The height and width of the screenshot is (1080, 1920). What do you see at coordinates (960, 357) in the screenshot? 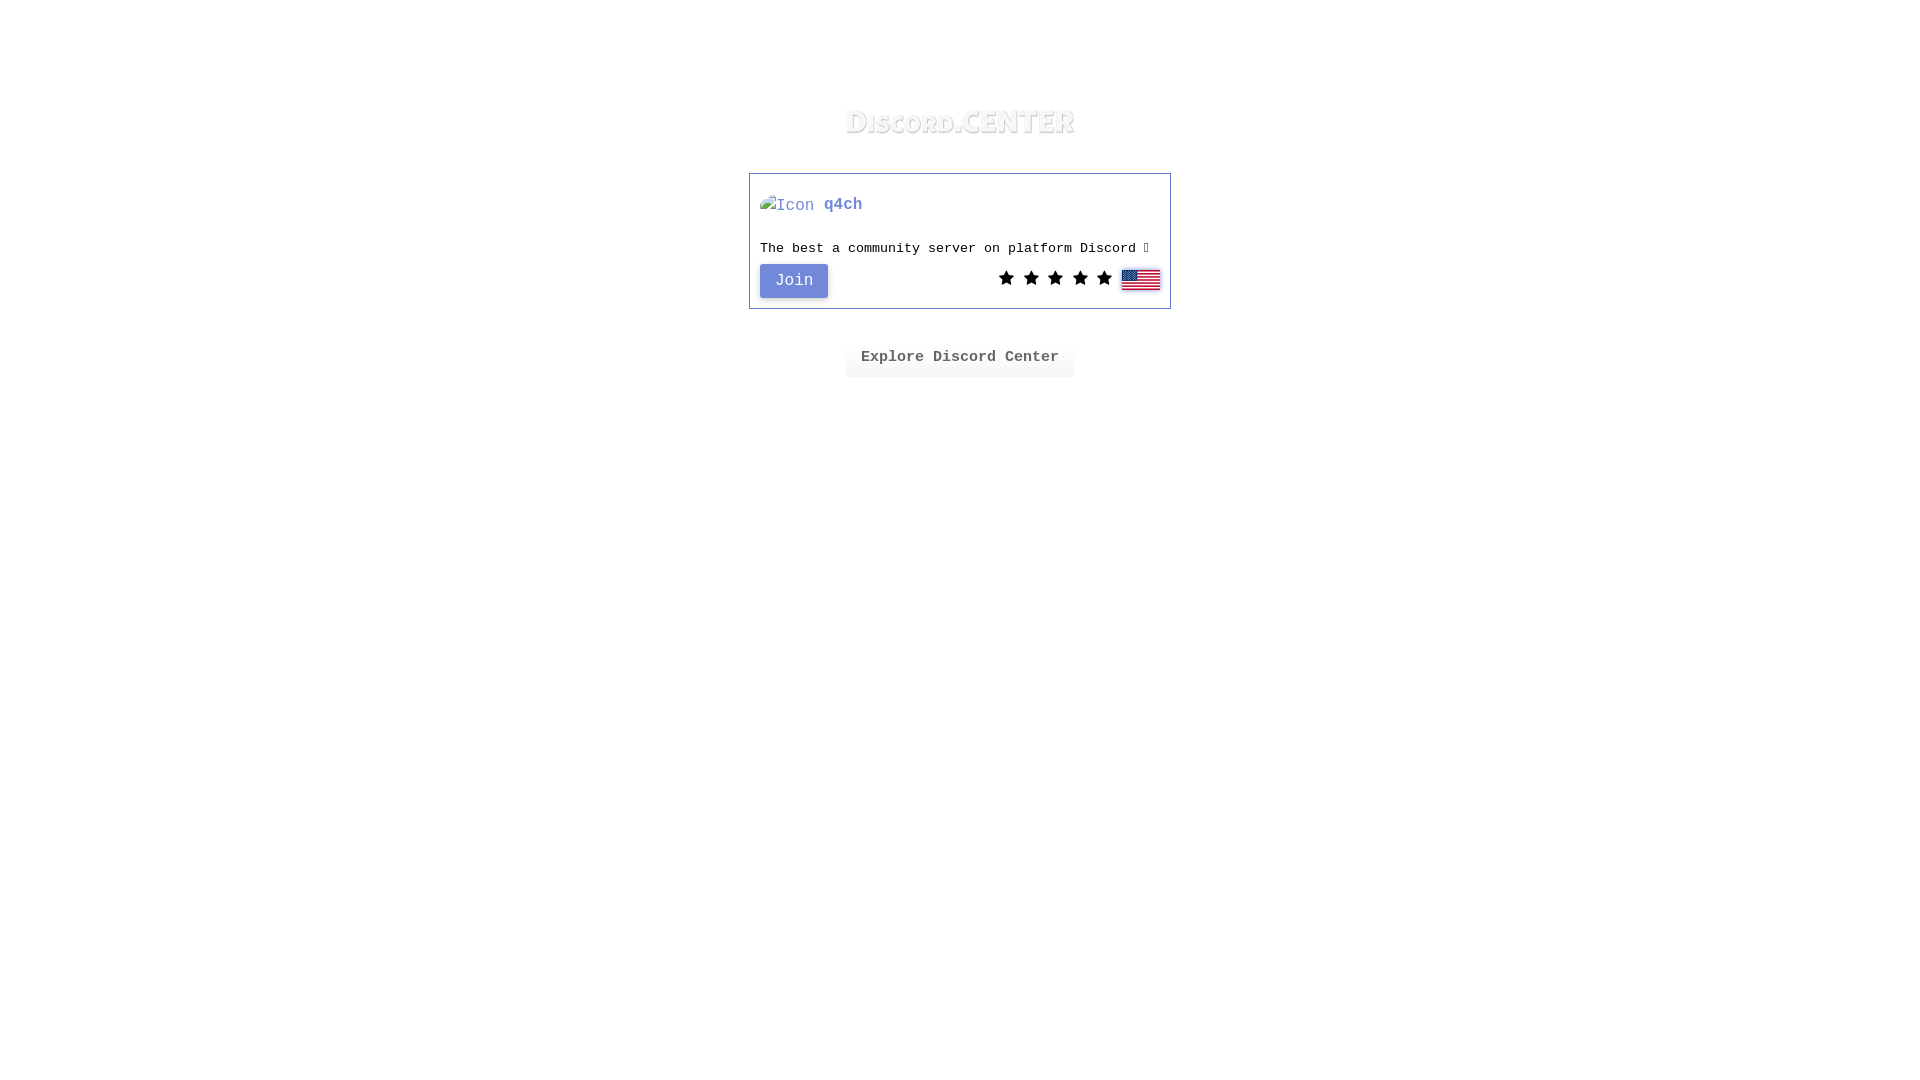
I see `'Explore Discord Center'` at bounding box center [960, 357].